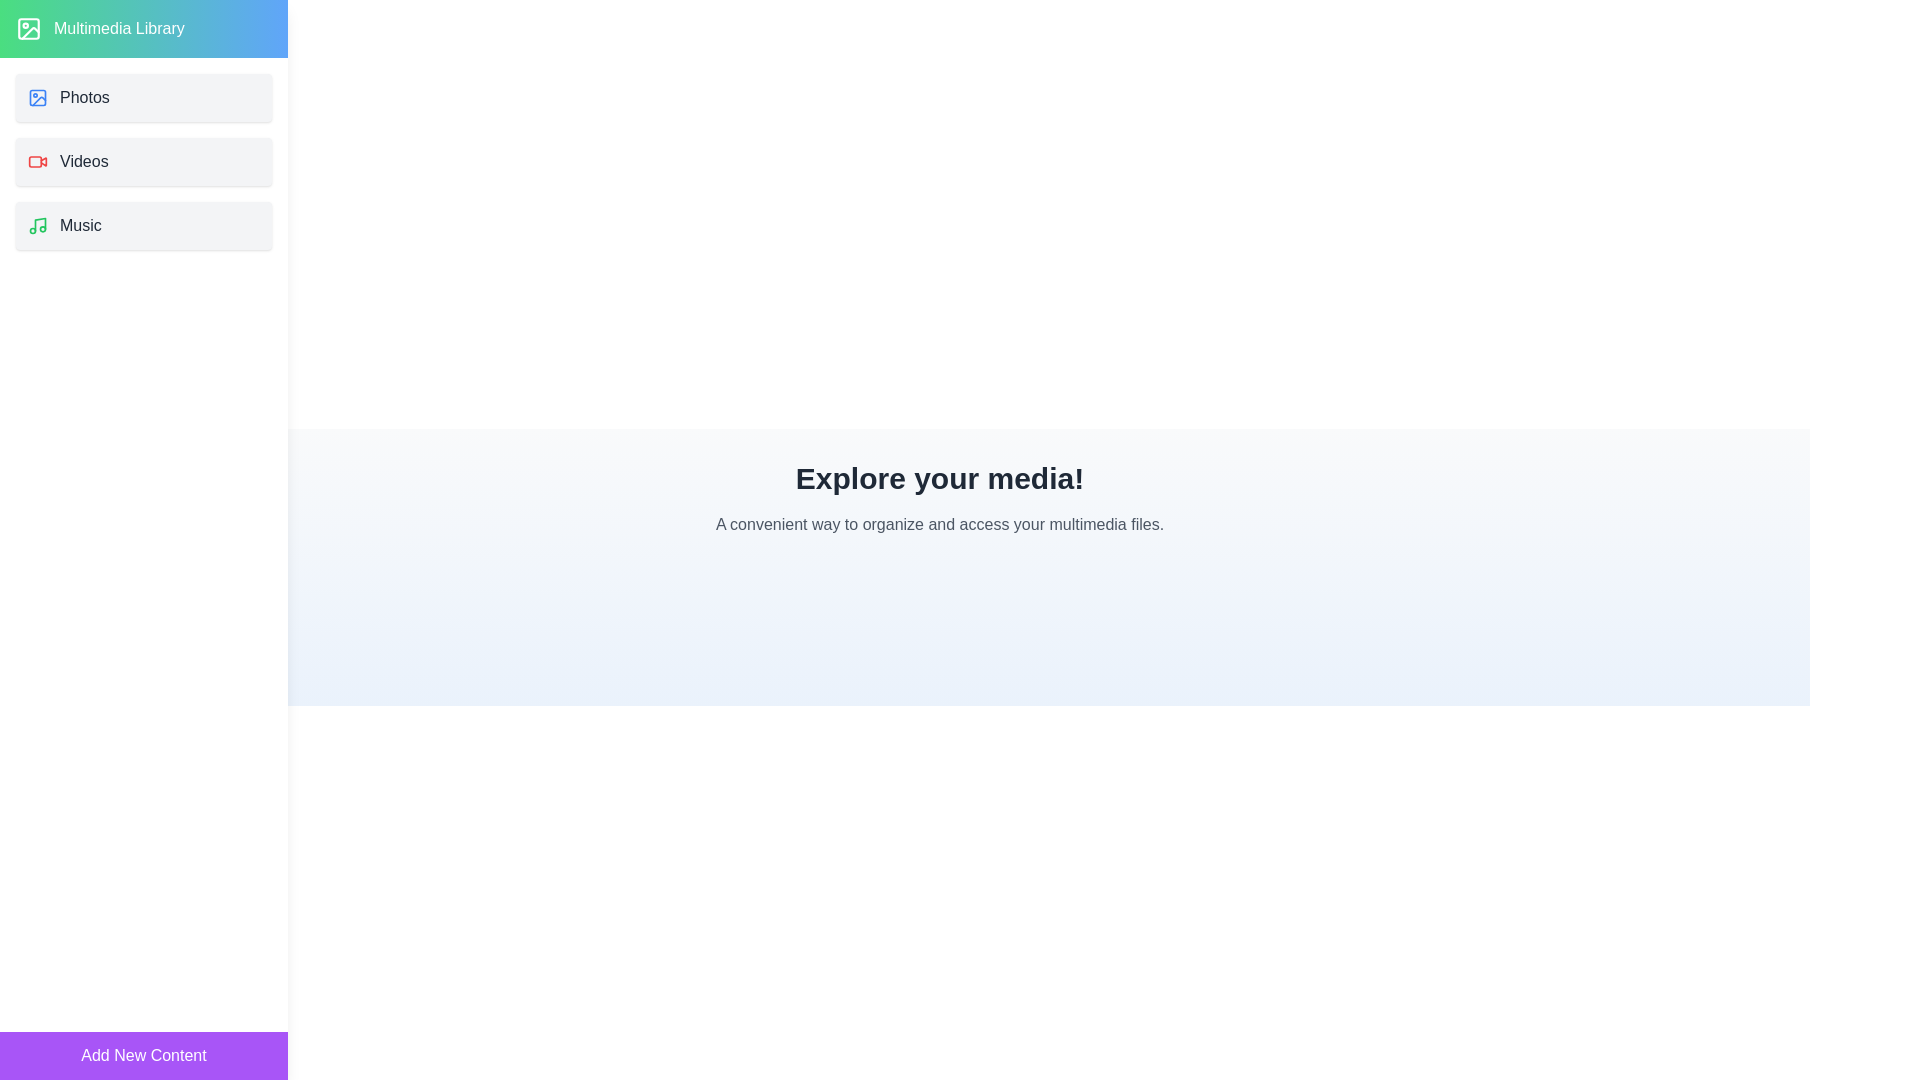  Describe the element at coordinates (143, 225) in the screenshot. I see `the category 'Music' to select it` at that location.